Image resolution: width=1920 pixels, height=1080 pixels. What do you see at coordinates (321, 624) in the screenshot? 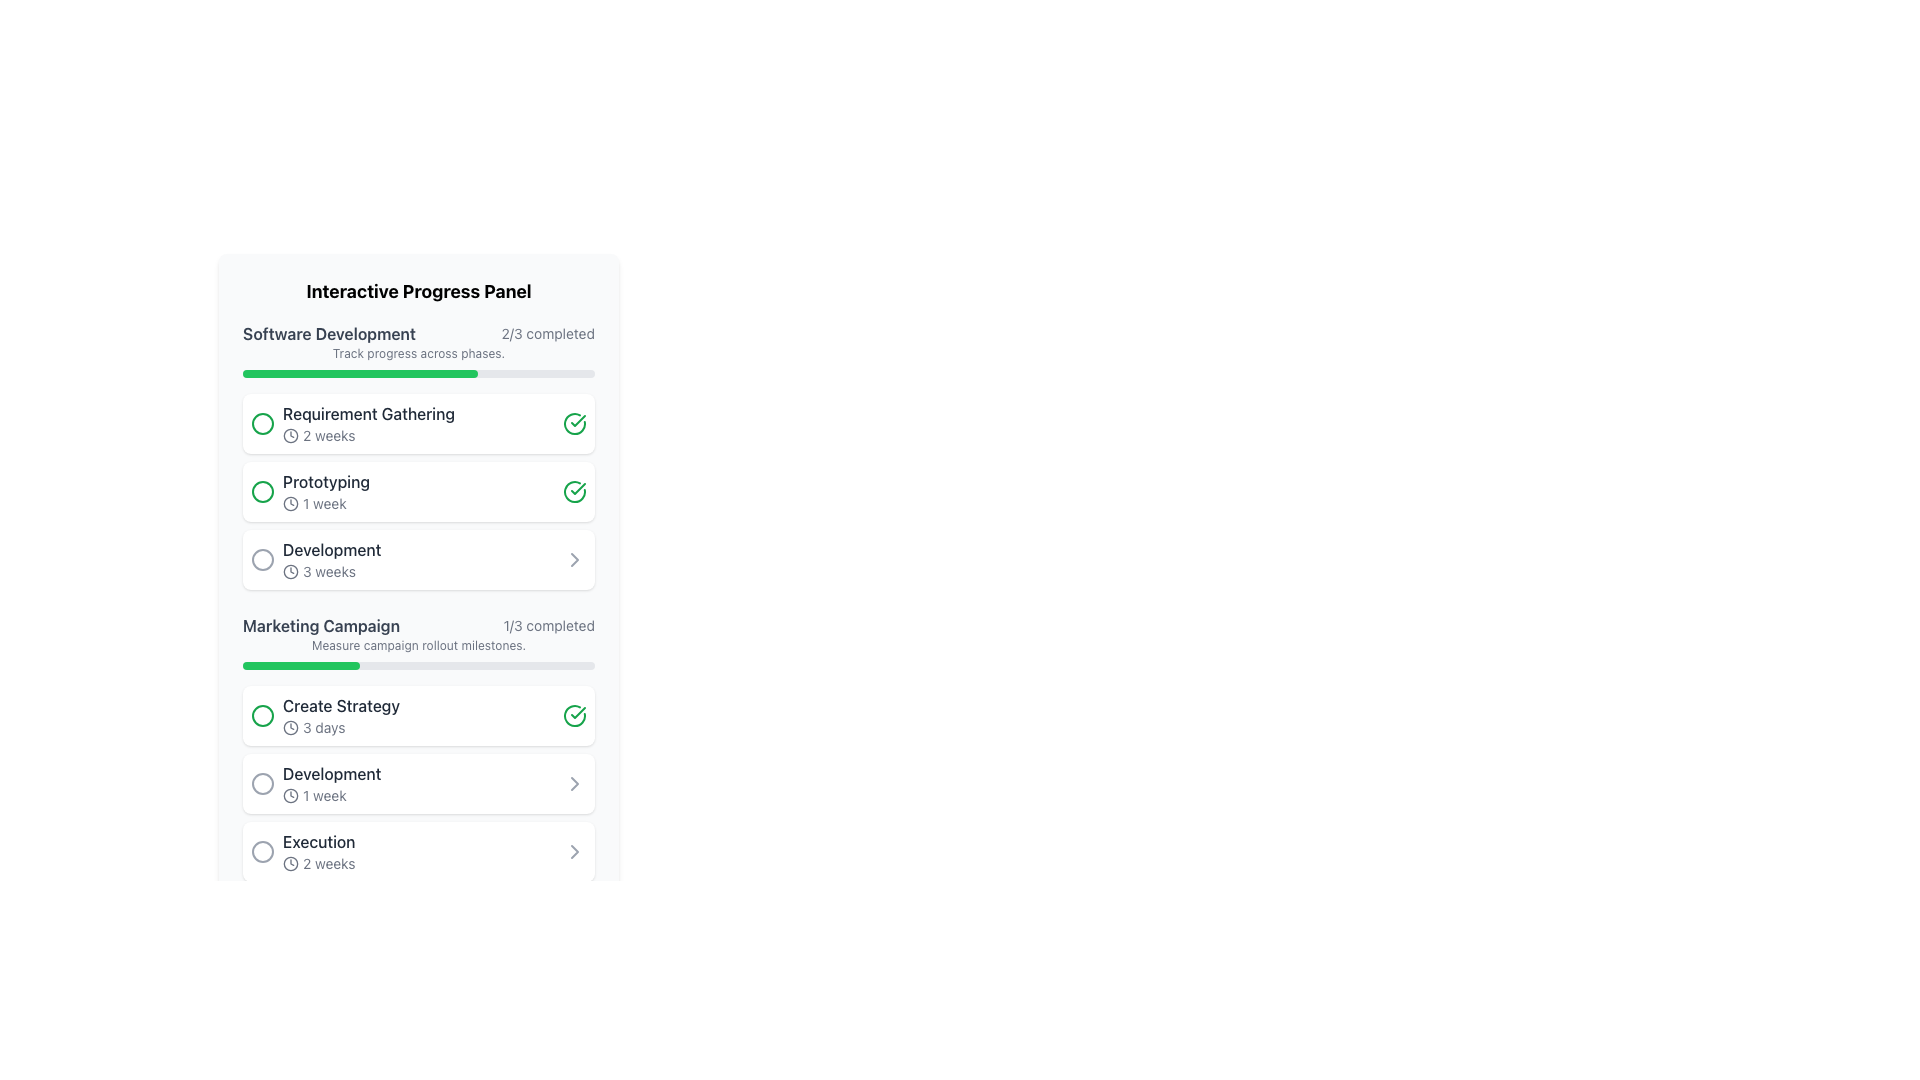
I see `the static text label that serves as a header for the associated task or section, which is aligned to the left of its sibling displaying progress information` at bounding box center [321, 624].